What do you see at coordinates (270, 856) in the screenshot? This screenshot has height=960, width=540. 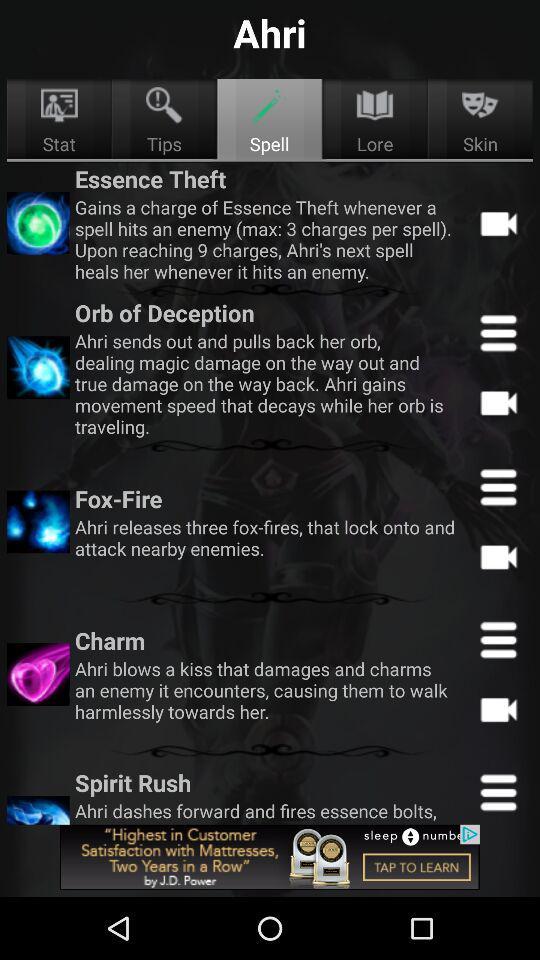 I see `visualizar anncio` at bounding box center [270, 856].